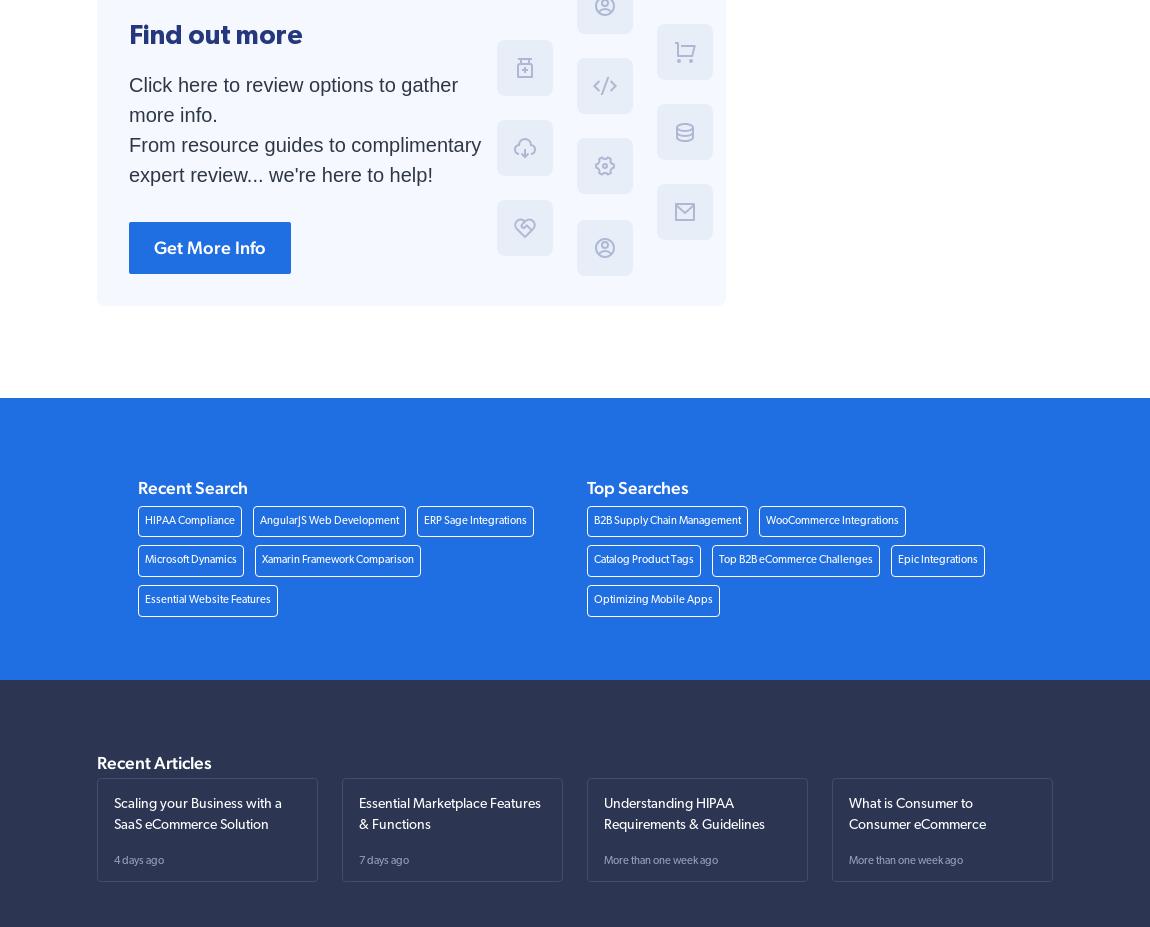  Describe the element at coordinates (293, 98) in the screenshot. I see `'Click here to review options to gather more info.'` at that location.